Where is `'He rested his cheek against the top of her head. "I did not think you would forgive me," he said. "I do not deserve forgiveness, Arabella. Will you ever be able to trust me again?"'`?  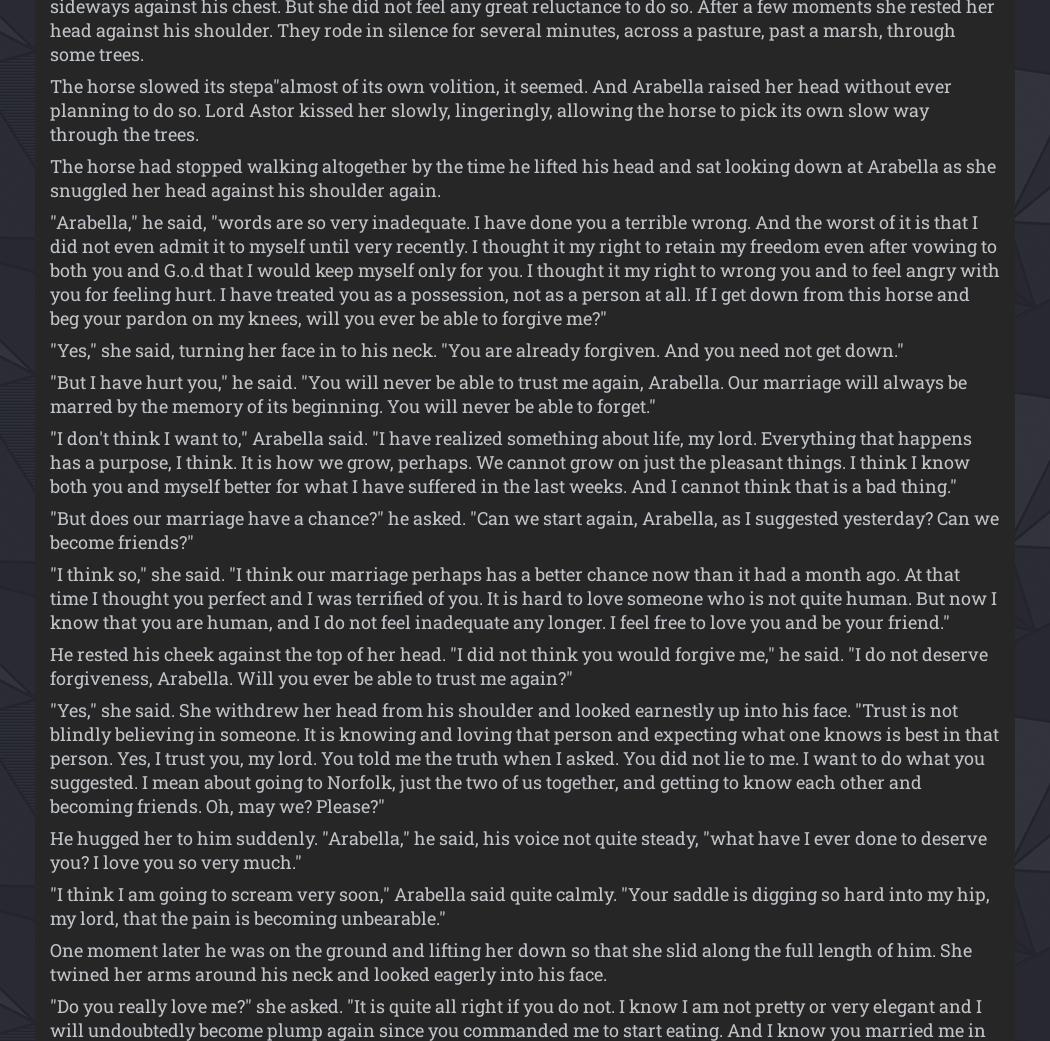 'He rested his cheek against the top of her head. "I did not think you would forgive me," he said. "I do not deserve forgiveness, Arabella. Will you ever be able to trust me again?"' is located at coordinates (518, 663).